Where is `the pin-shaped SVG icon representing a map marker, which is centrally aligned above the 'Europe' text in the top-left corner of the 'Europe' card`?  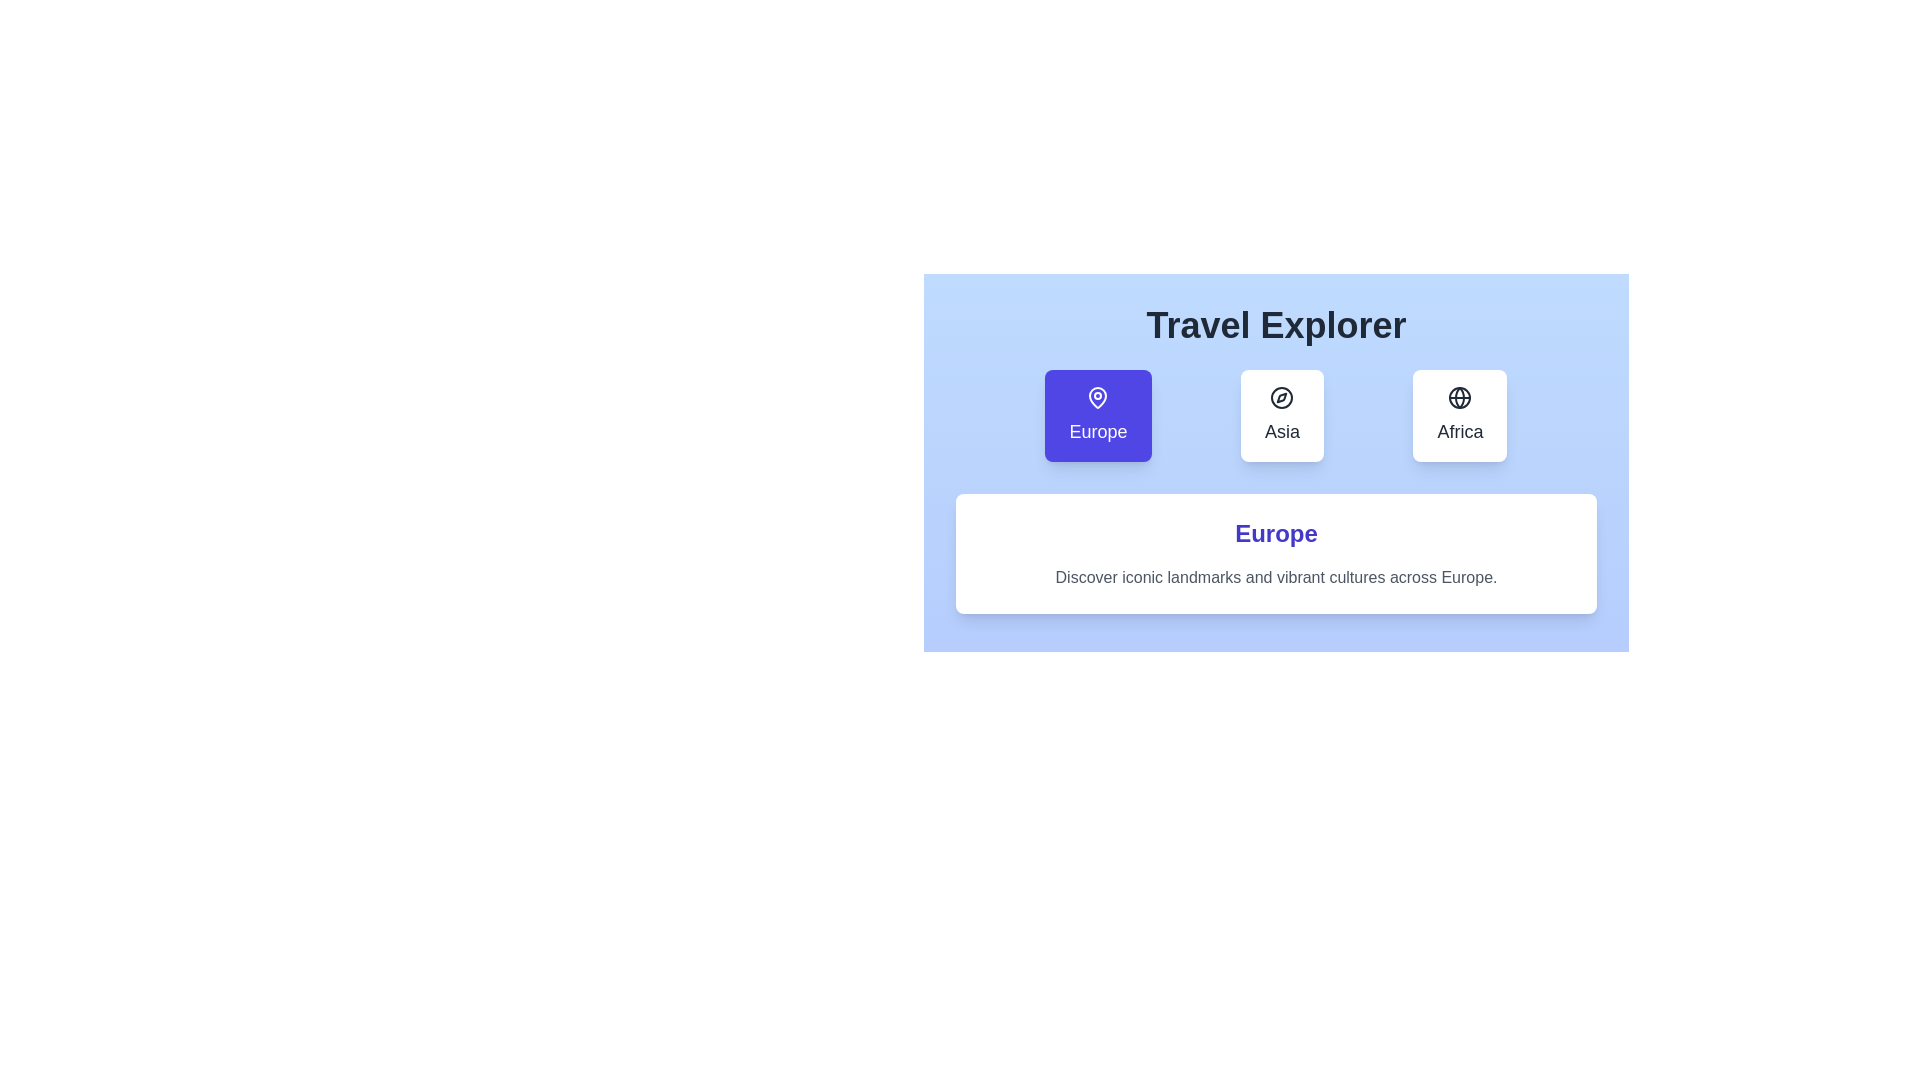
the pin-shaped SVG icon representing a map marker, which is centrally aligned above the 'Europe' text in the top-left corner of the 'Europe' card is located at coordinates (1097, 397).